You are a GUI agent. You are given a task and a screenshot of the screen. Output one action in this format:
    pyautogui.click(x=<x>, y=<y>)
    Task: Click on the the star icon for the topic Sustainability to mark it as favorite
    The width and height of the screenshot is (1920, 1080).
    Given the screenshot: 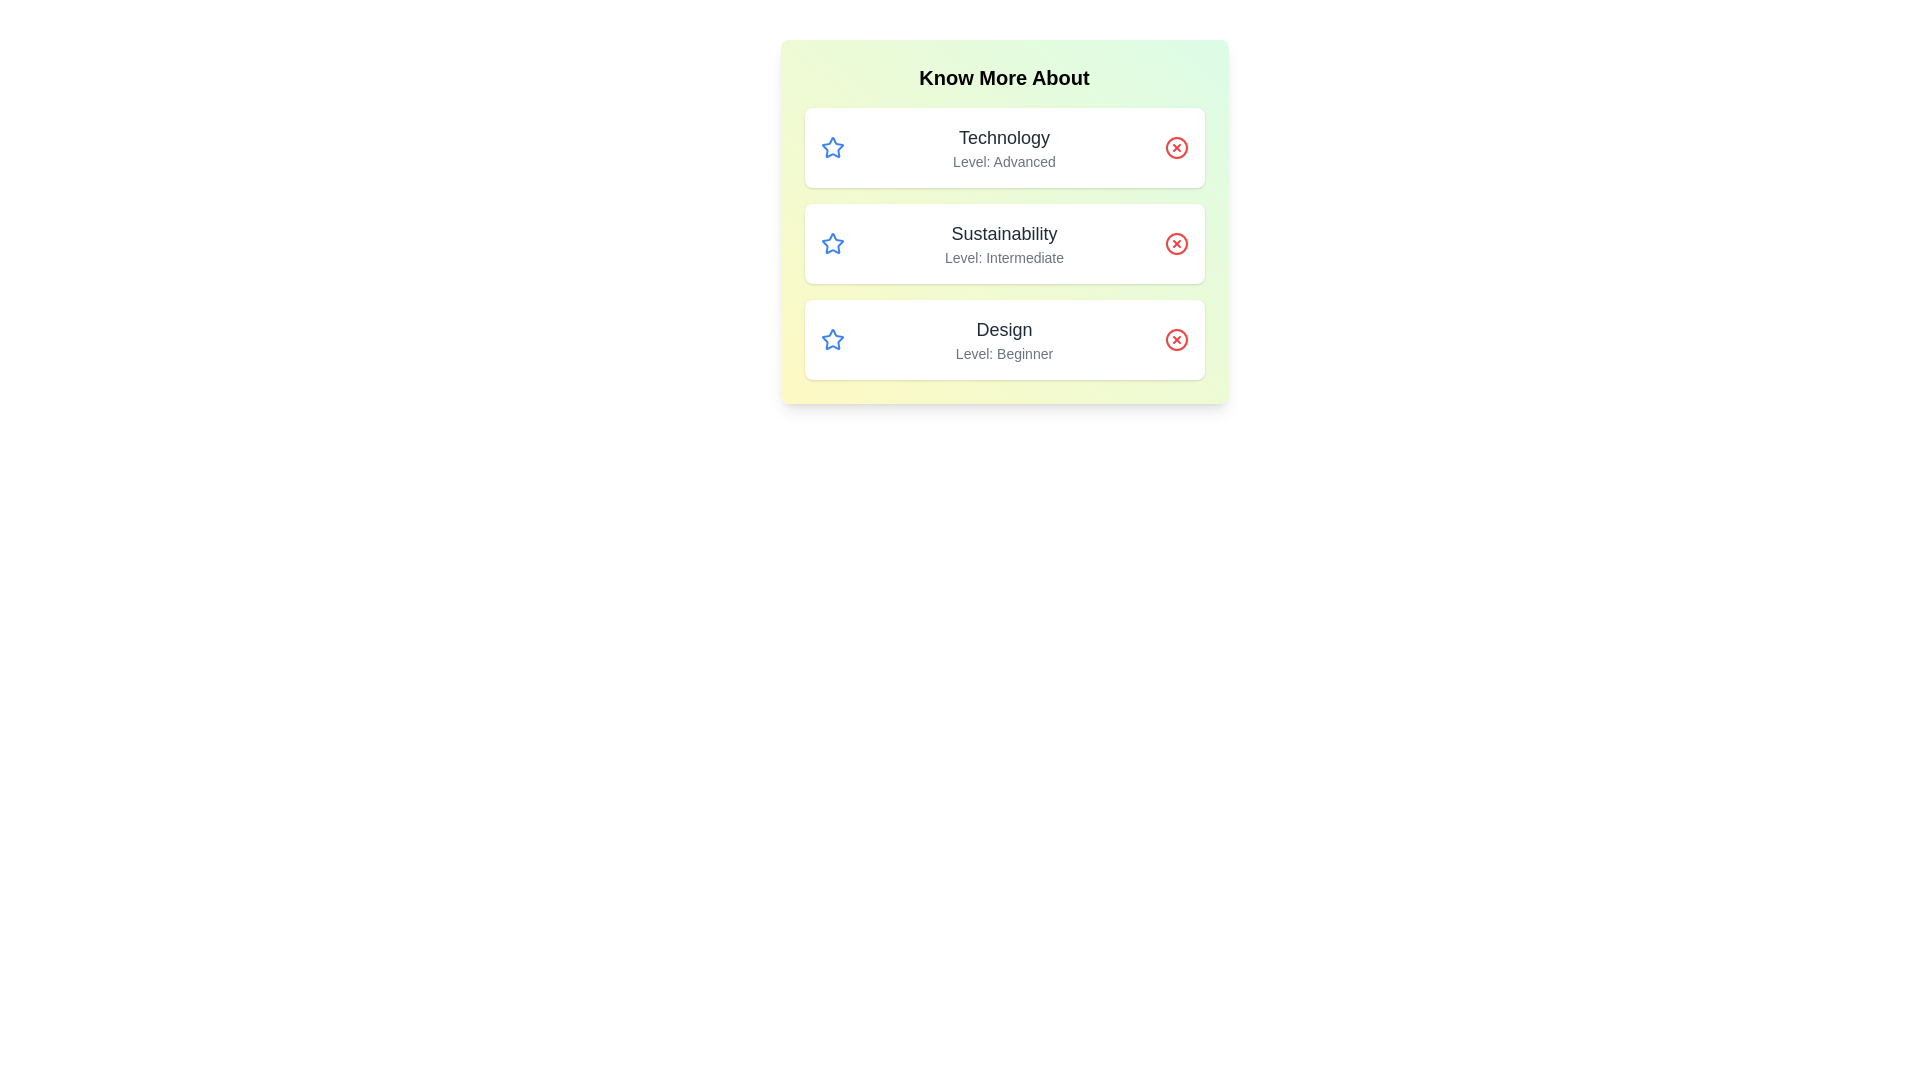 What is the action you would take?
    pyautogui.click(x=832, y=242)
    